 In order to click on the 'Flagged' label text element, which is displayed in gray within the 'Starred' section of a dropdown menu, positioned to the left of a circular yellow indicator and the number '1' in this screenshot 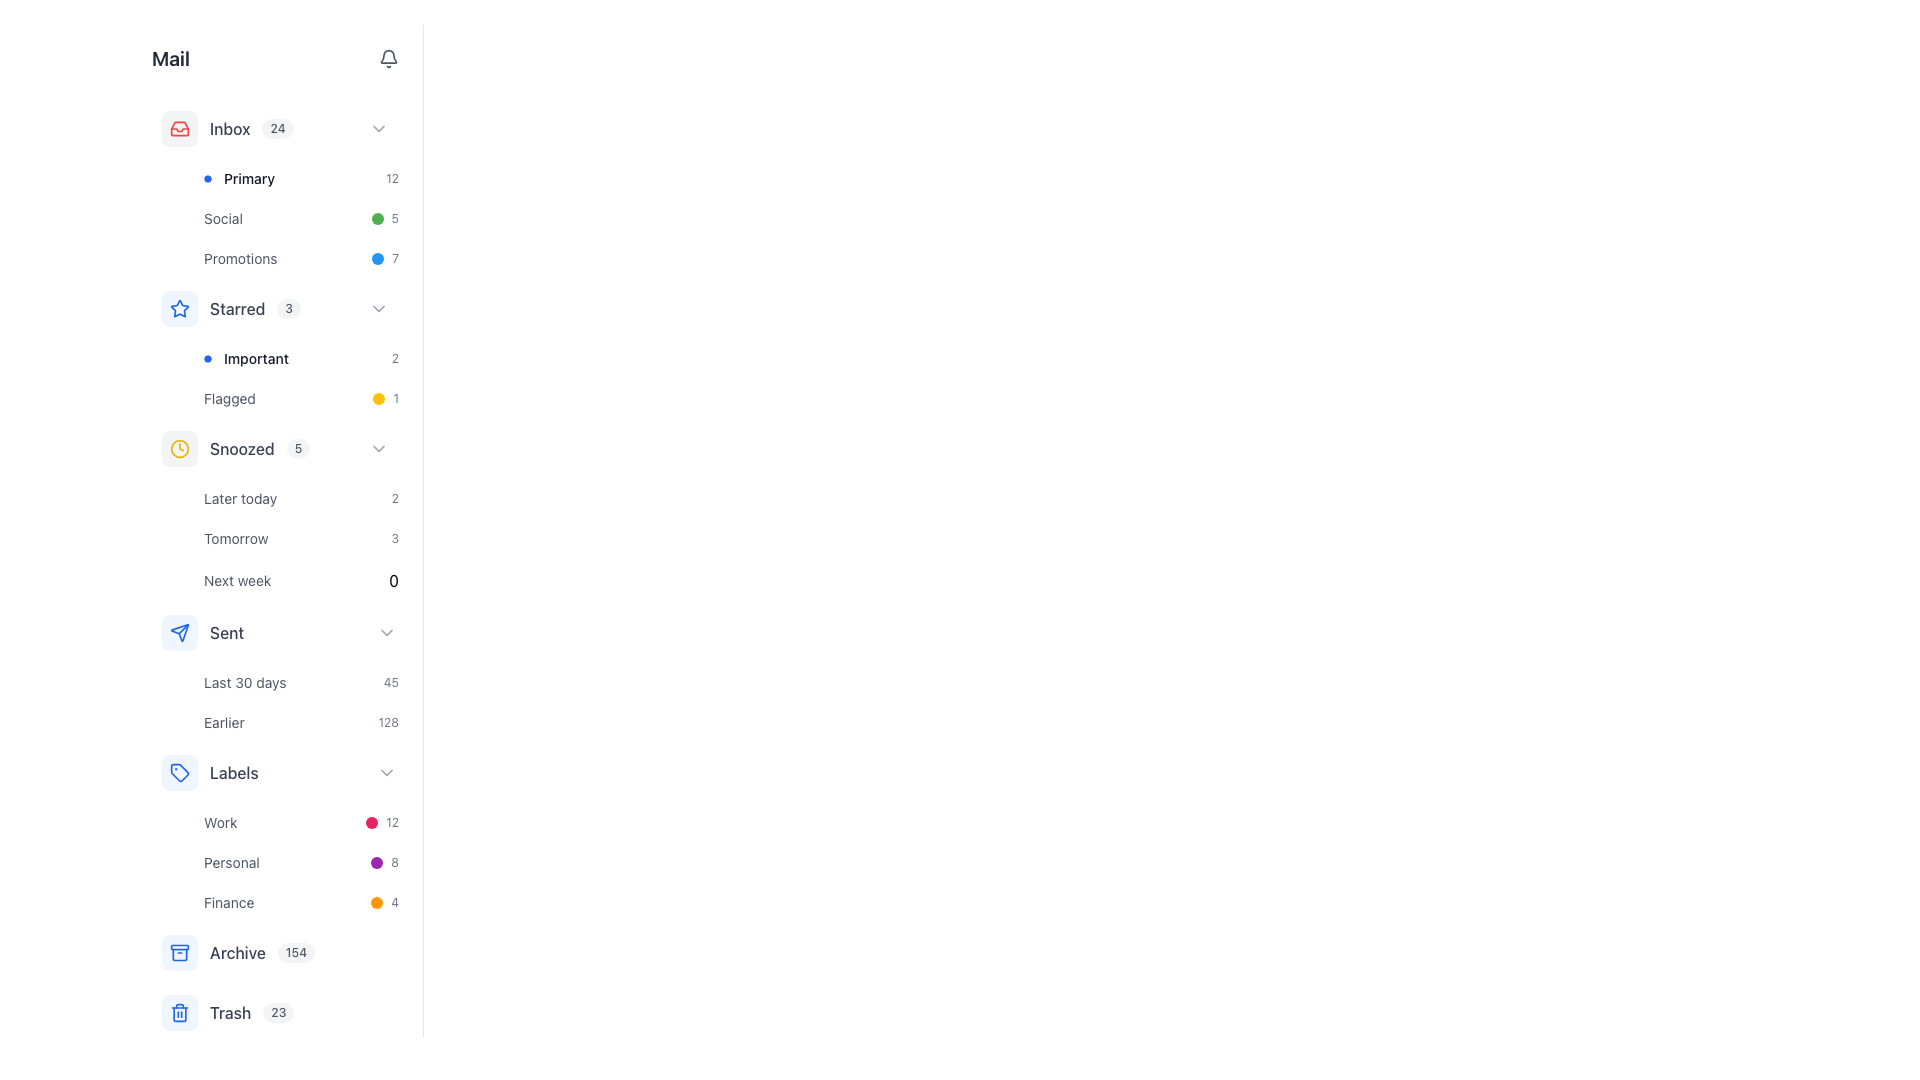, I will do `click(230, 398)`.